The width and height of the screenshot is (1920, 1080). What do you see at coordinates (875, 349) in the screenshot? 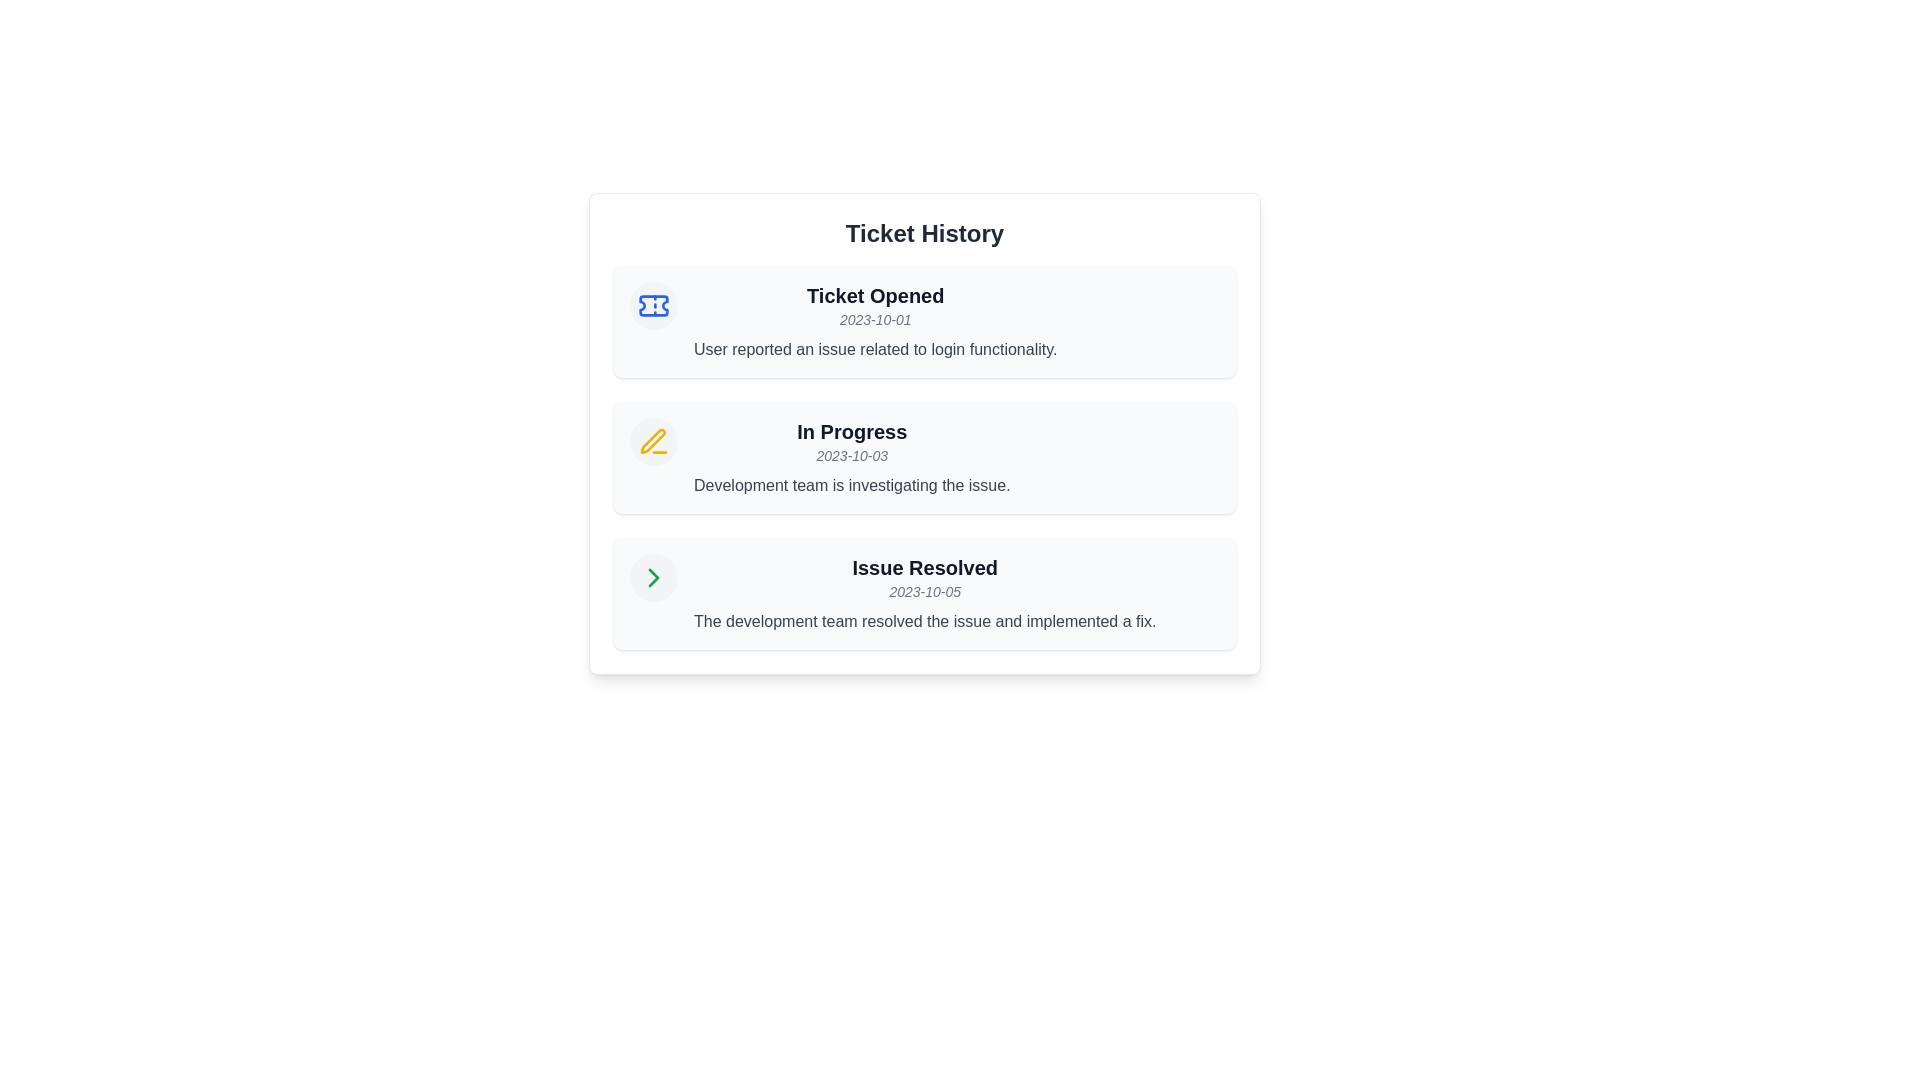
I see `the text label stating 'User reported an issue related to login functionality.', which is styled in gray font and positioned below the 'Ticket Opened' title and the date '2023-10-01'` at bounding box center [875, 349].